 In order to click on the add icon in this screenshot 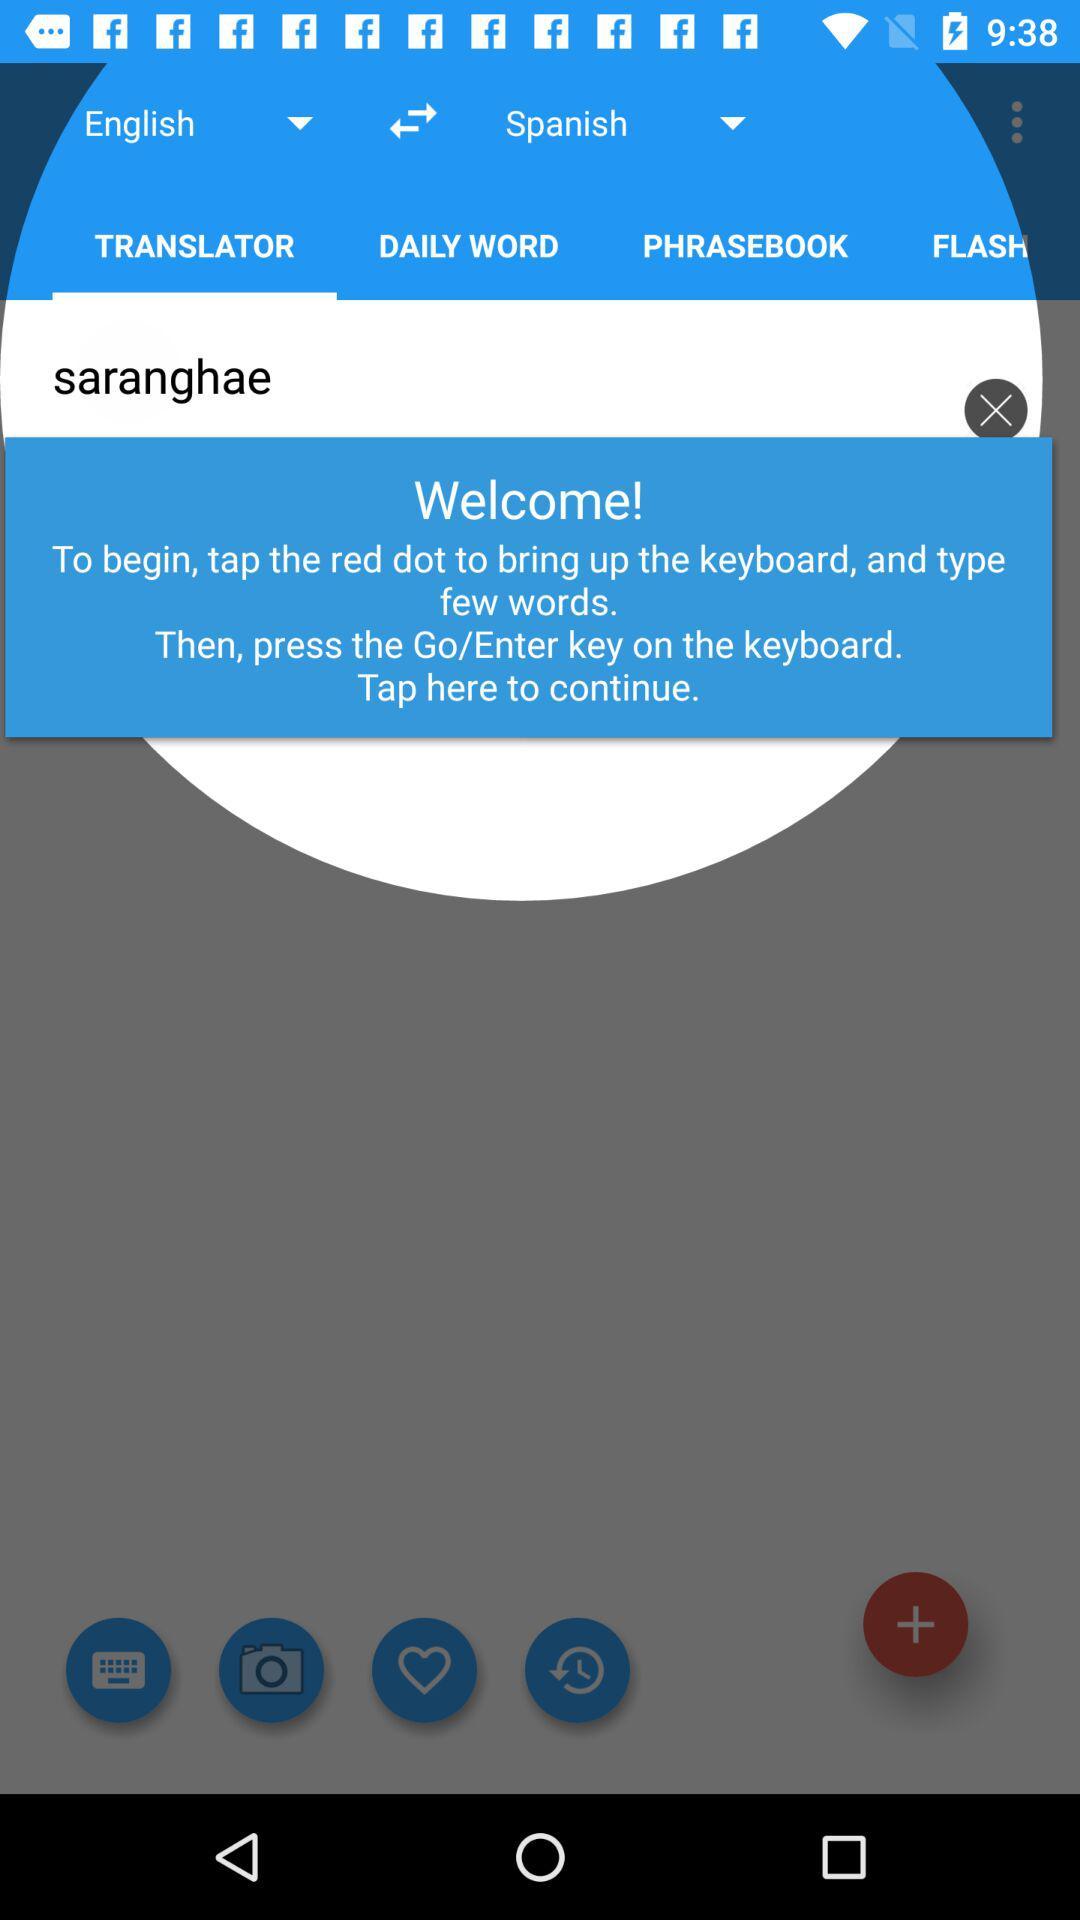, I will do `click(915, 1624)`.